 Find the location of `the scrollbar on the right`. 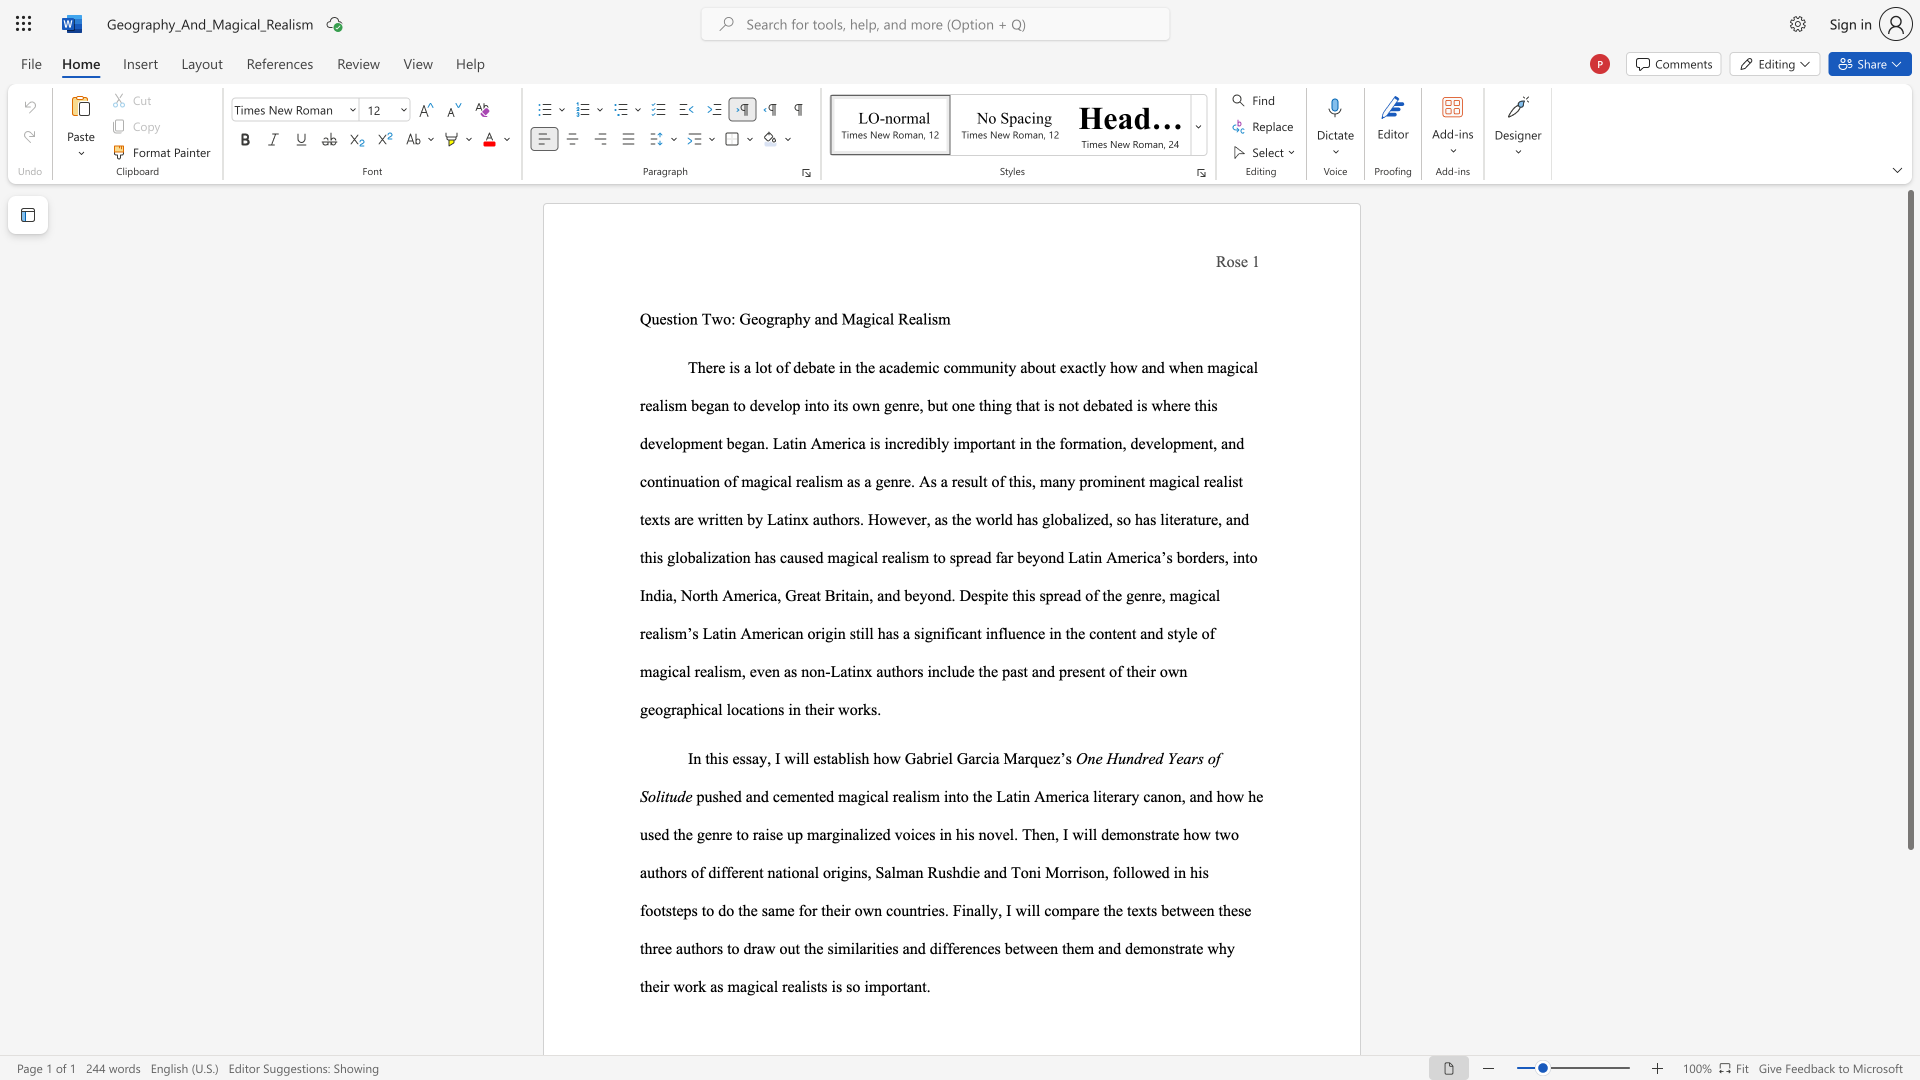

the scrollbar on the right is located at coordinates (1909, 999).